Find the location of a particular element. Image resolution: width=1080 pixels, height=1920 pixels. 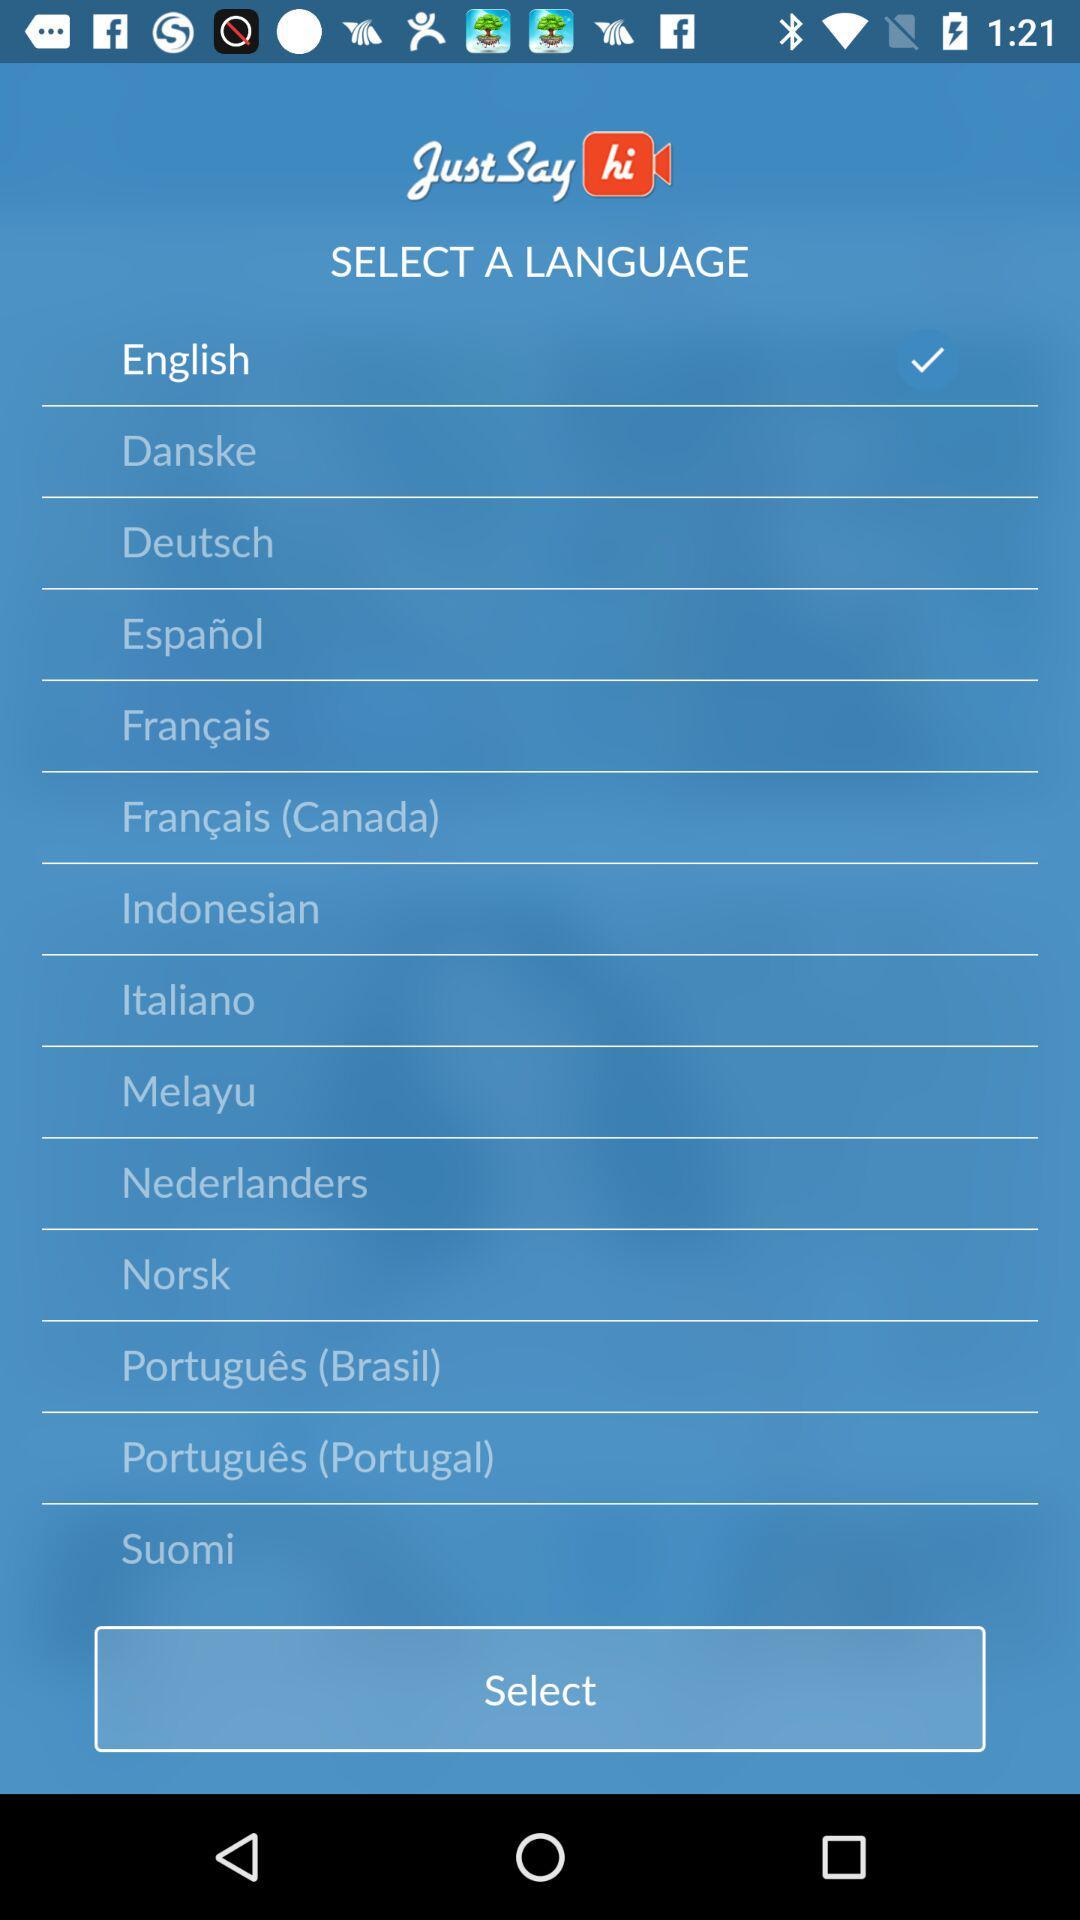

the item above the suomi icon is located at coordinates (307, 1455).